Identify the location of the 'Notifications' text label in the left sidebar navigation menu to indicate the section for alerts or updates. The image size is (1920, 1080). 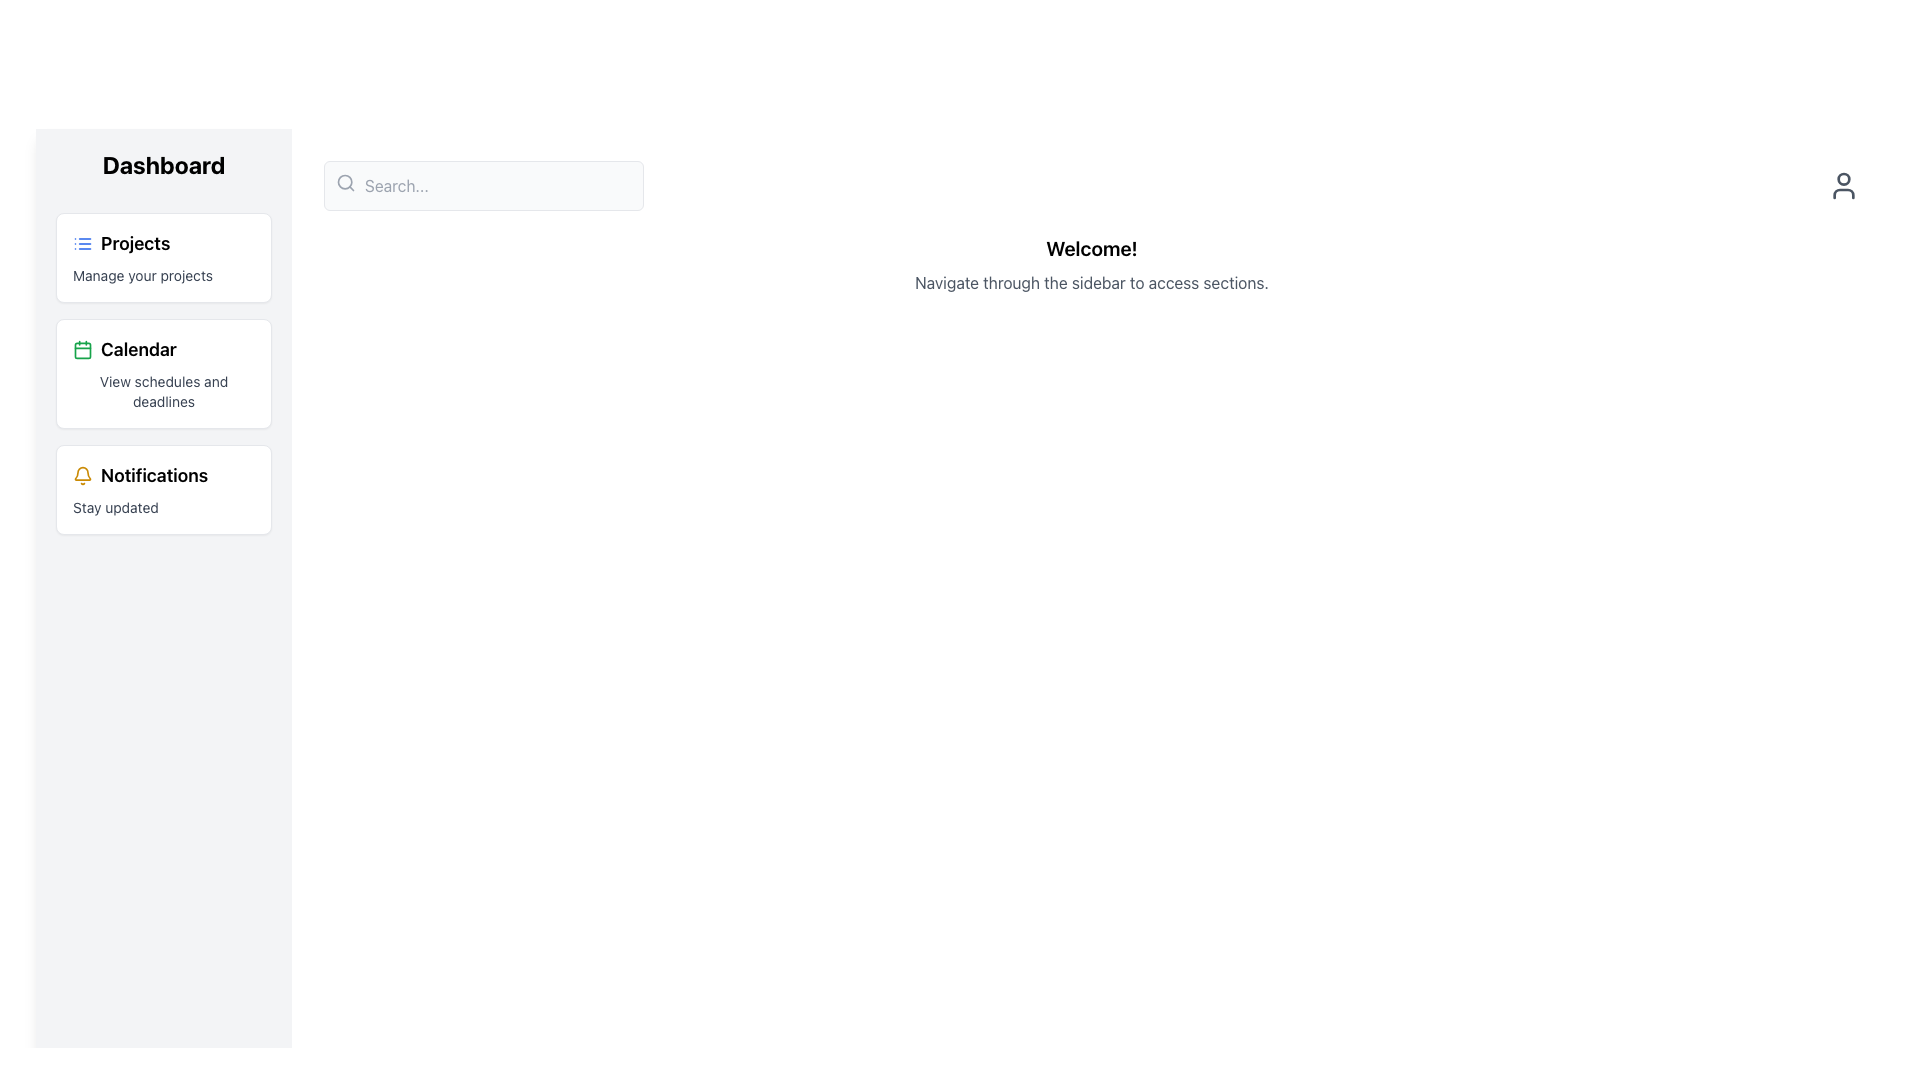
(153, 475).